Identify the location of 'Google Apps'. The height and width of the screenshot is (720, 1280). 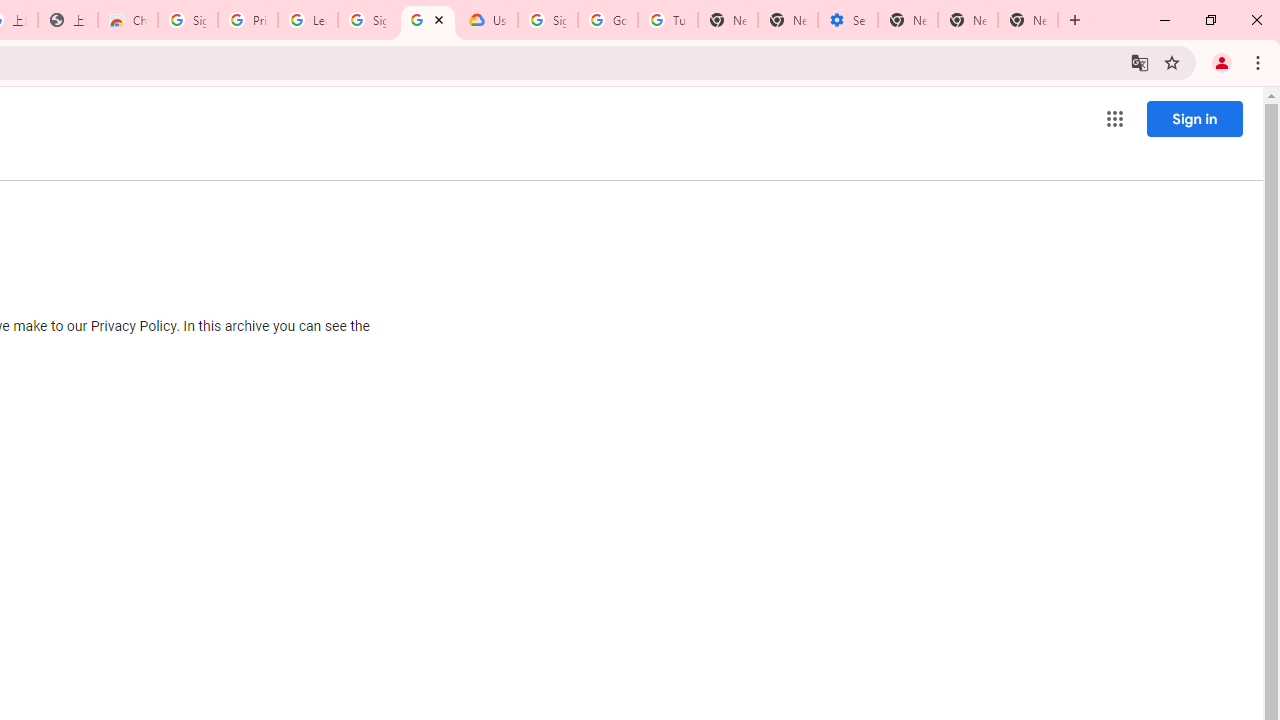
(1113, 119).